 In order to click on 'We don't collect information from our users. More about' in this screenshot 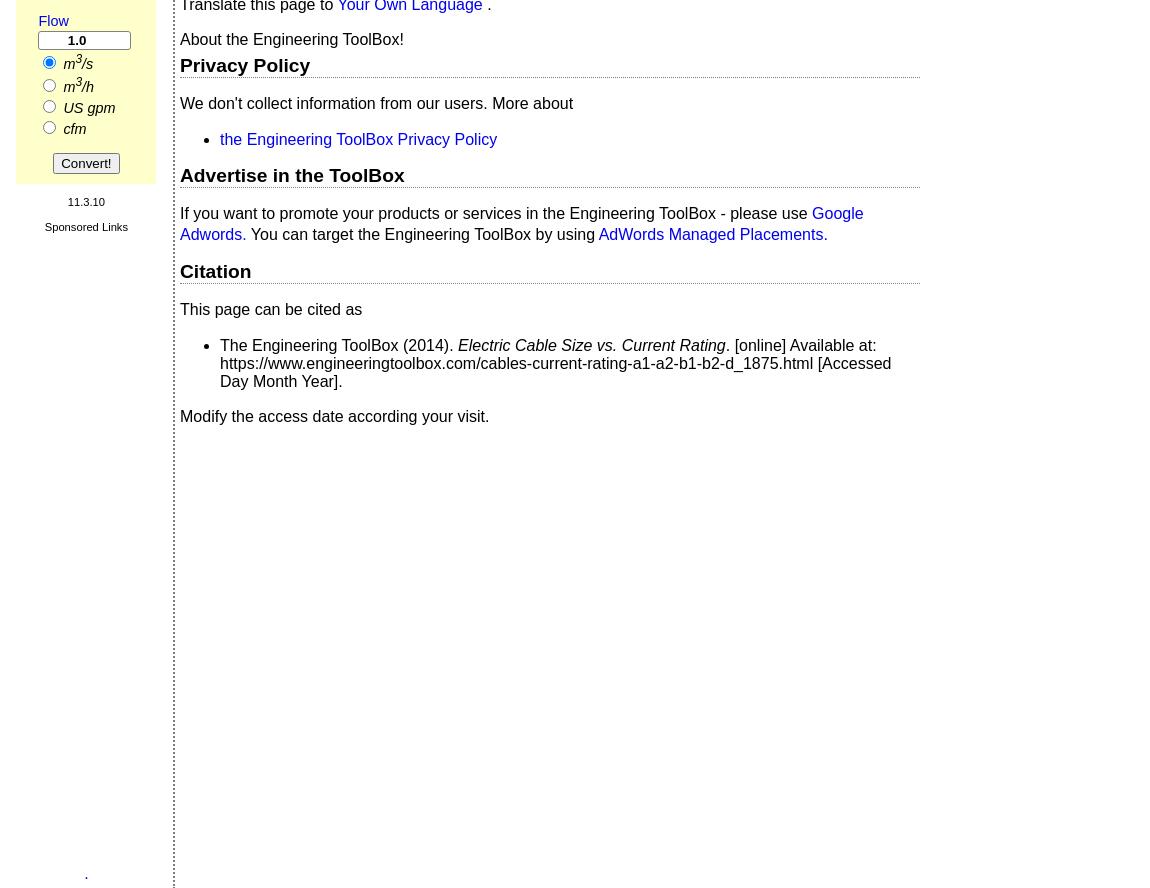, I will do `click(376, 102)`.